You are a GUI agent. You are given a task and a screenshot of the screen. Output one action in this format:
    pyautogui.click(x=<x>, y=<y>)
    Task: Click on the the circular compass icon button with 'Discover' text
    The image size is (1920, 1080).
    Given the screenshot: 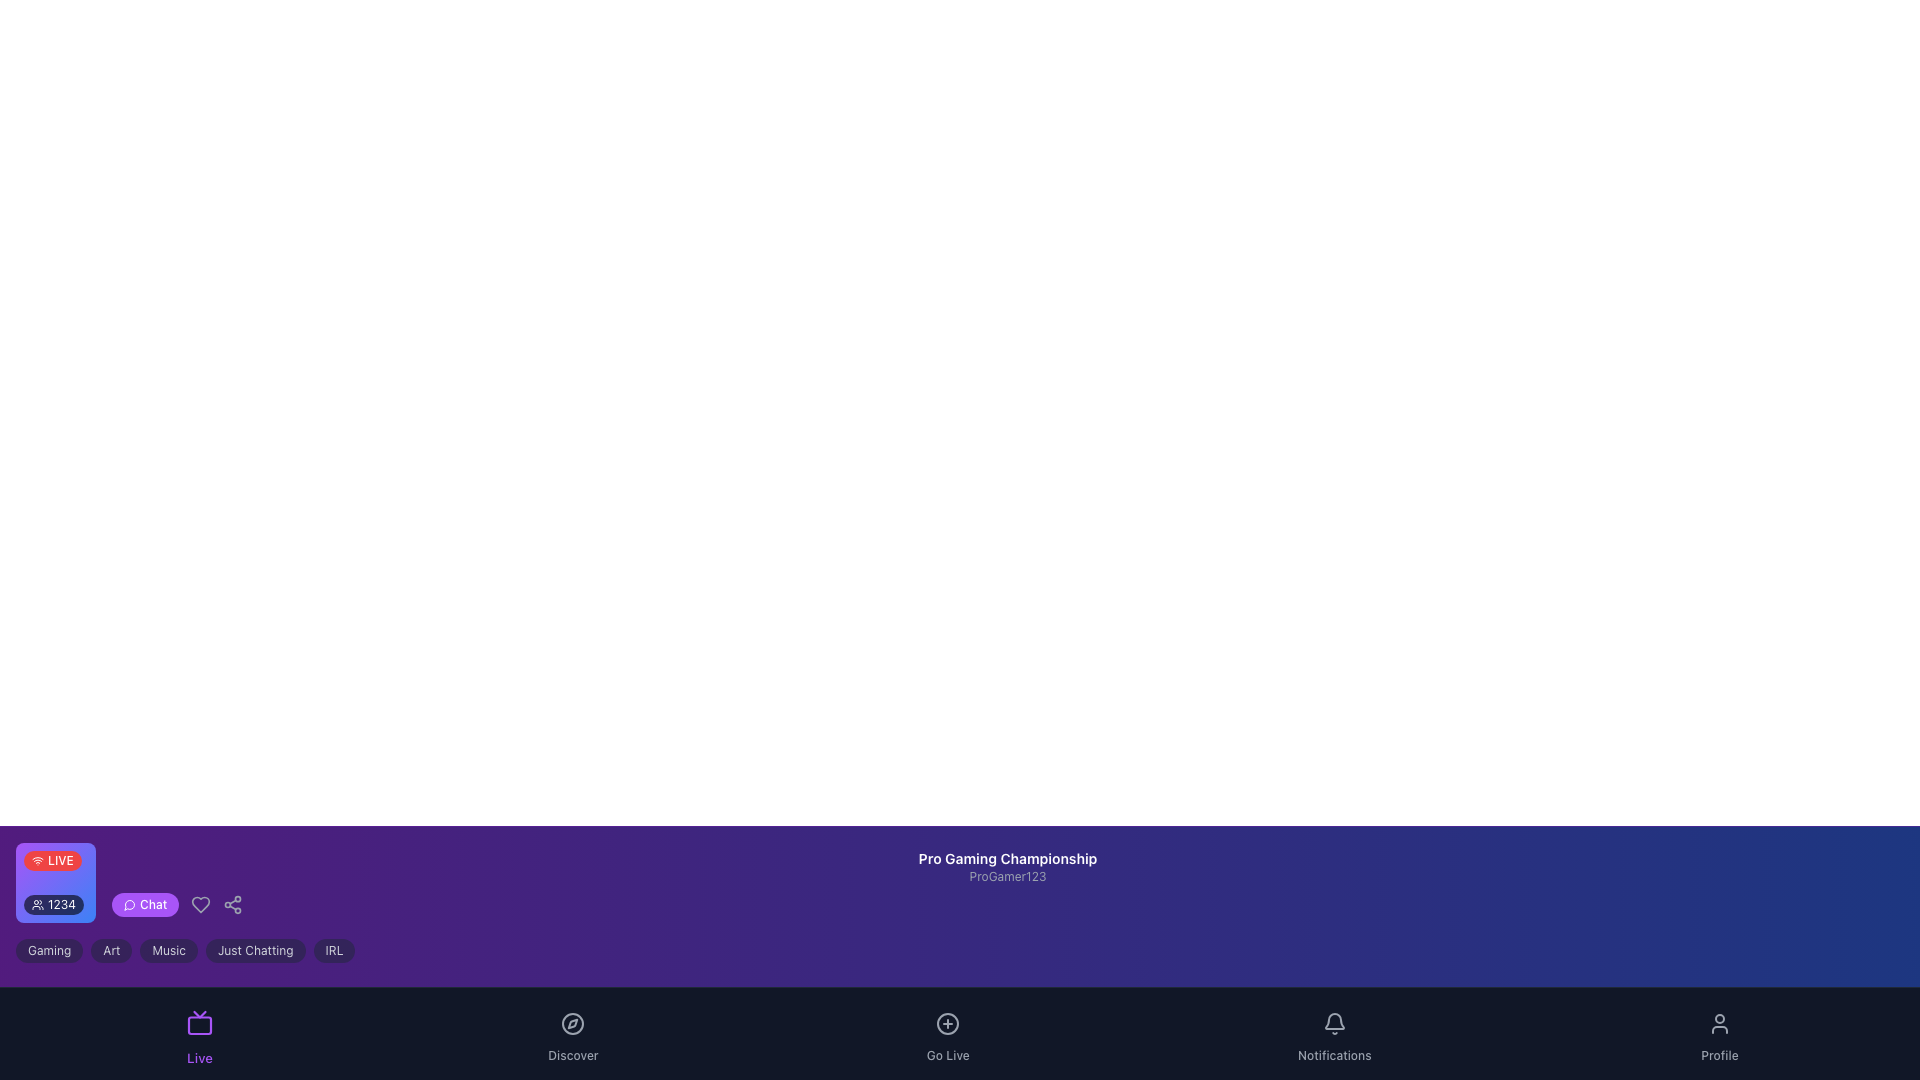 What is the action you would take?
    pyautogui.click(x=572, y=1033)
    